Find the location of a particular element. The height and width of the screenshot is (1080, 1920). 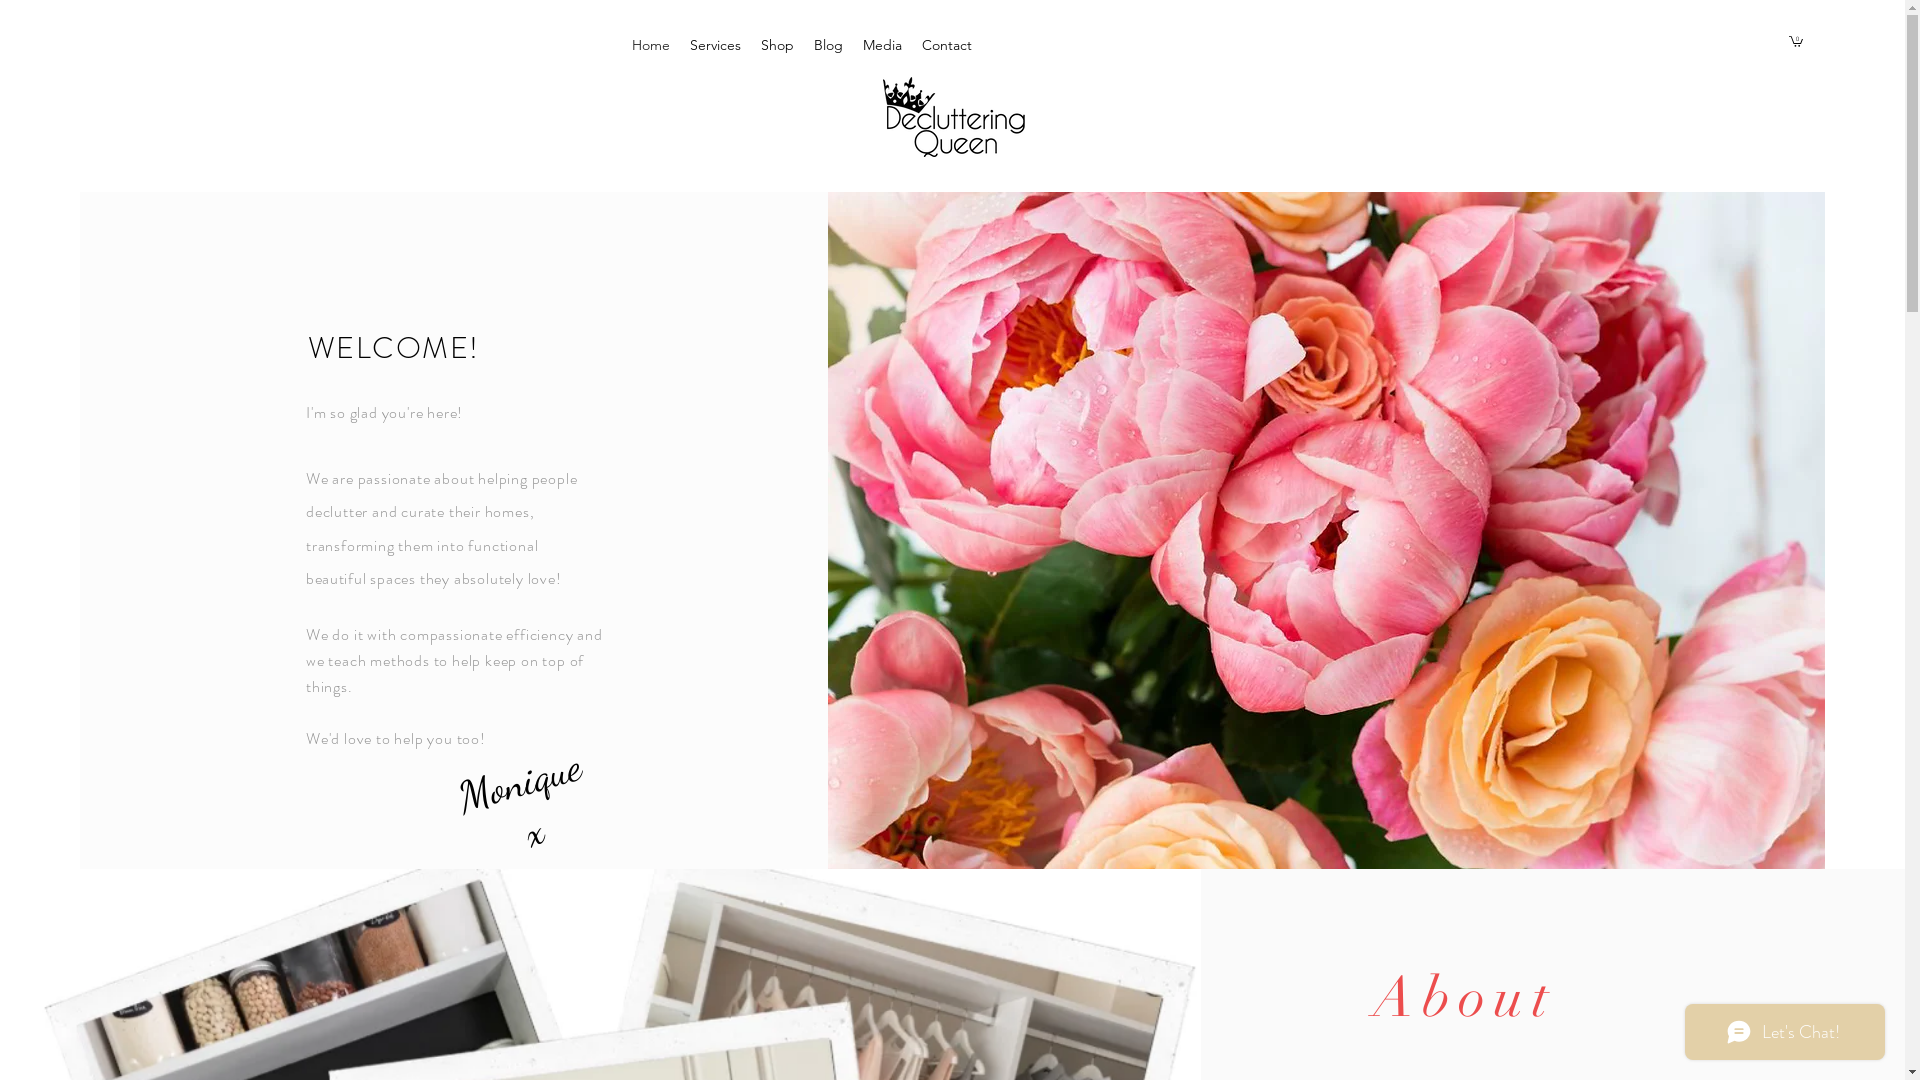

'Services' is located at coordinates (680, 45).